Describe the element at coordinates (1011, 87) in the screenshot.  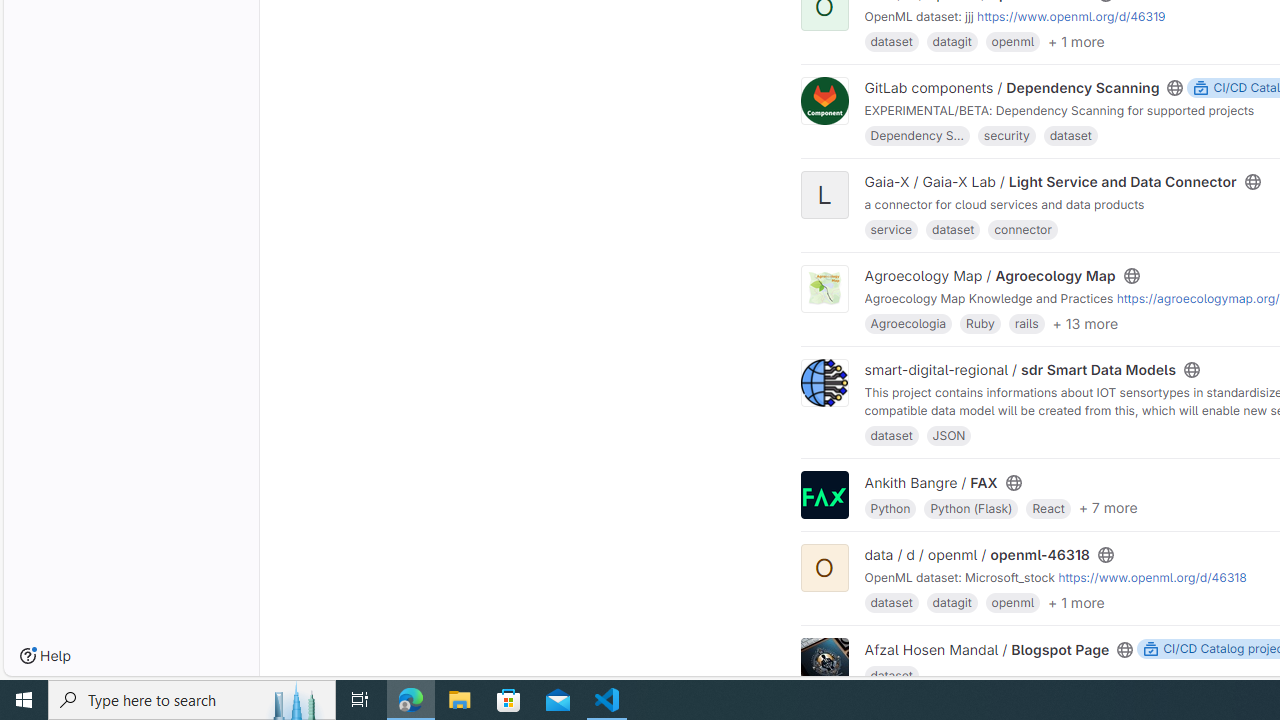
I see `'GitLab components / Dependency Scanning'` at that location.